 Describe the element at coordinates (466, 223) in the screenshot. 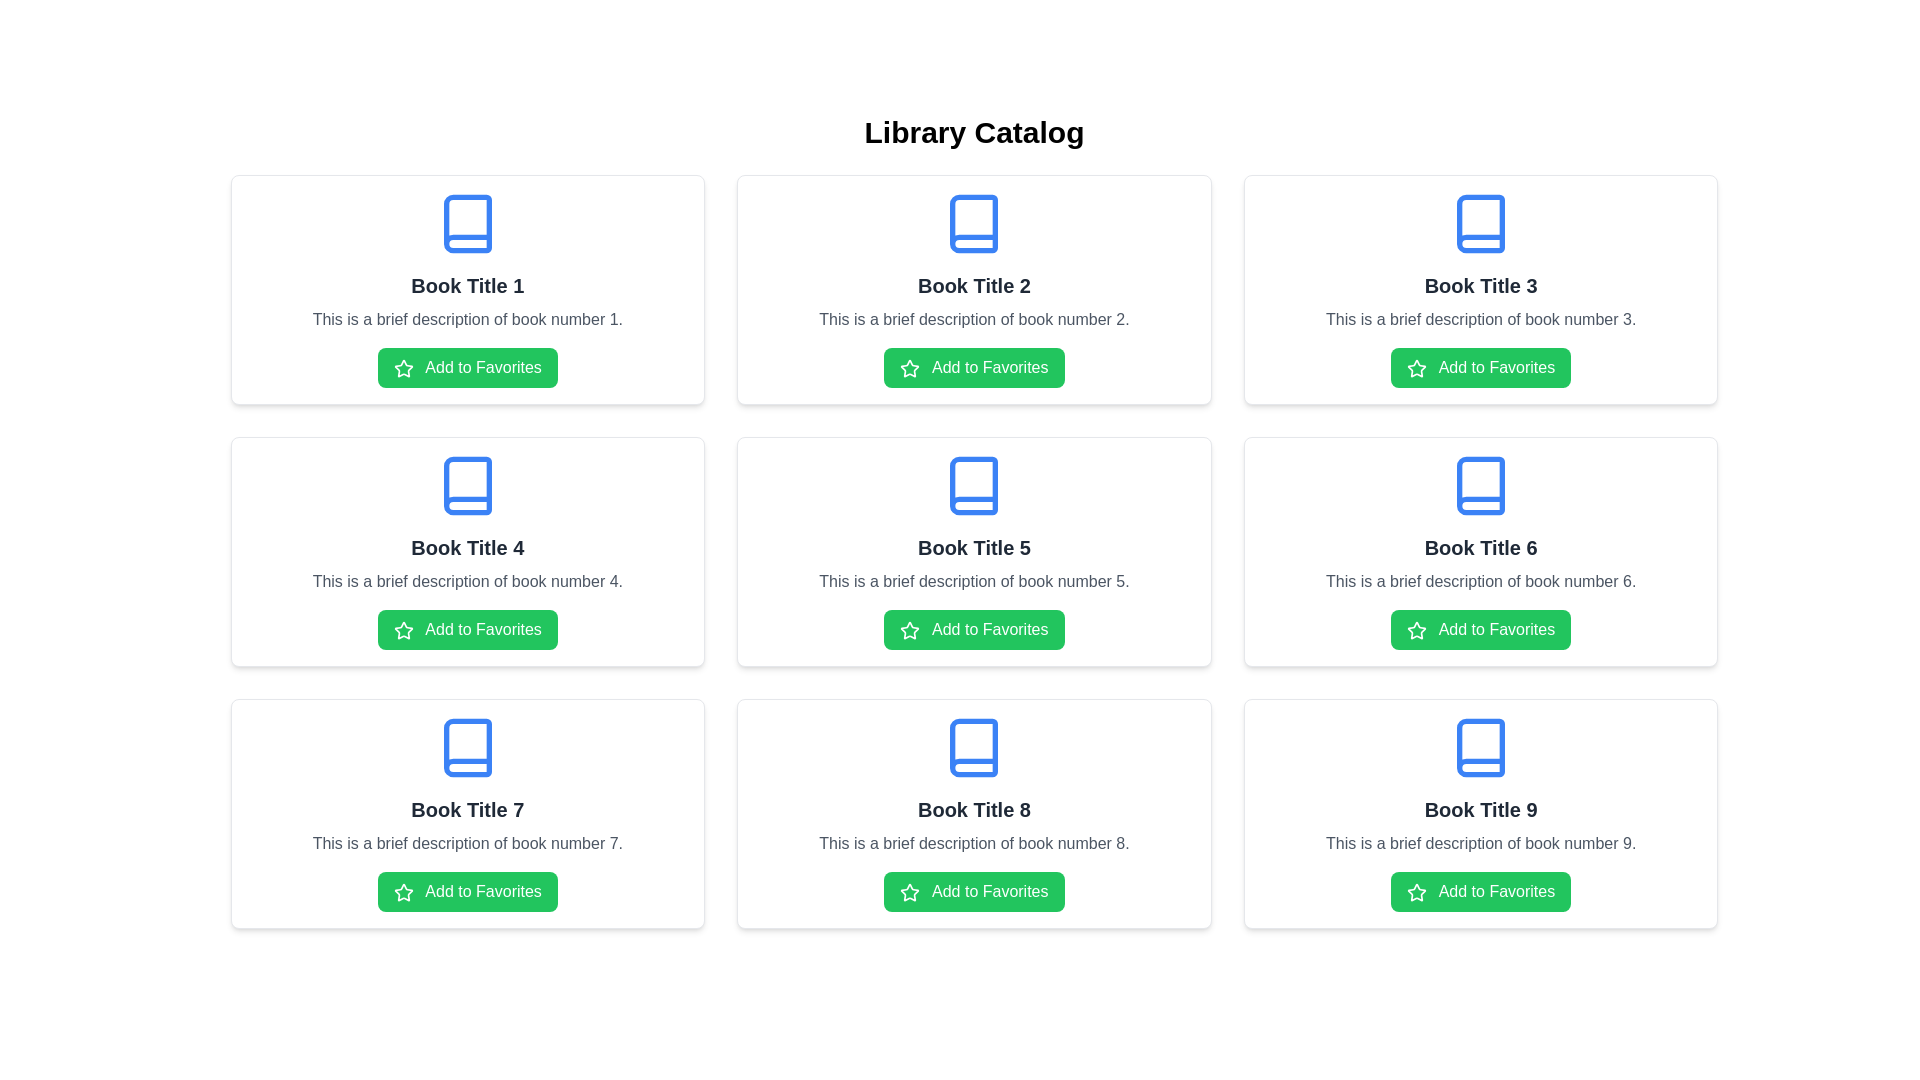

I see `the blue book icon located at the top center of the card labeled 'Book Title 1'` at that location.